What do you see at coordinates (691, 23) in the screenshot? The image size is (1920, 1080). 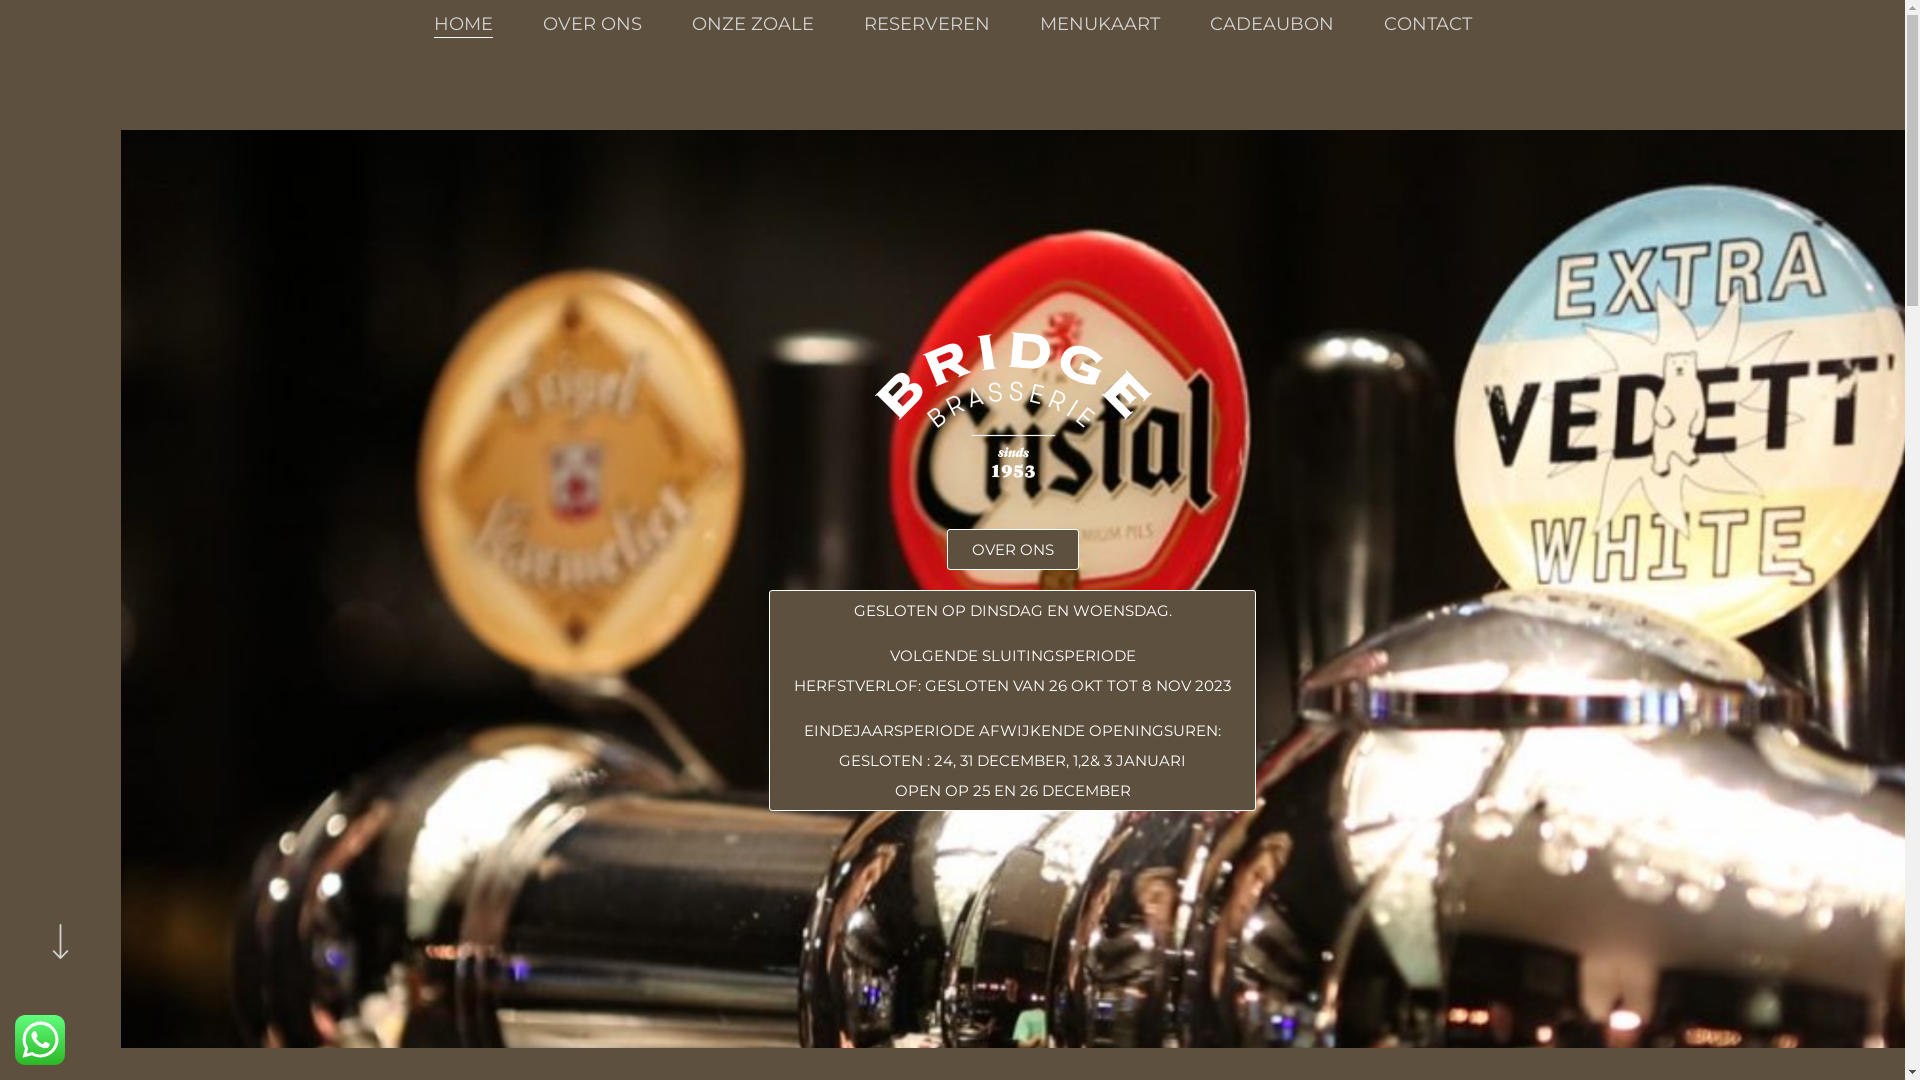 I see `'ONZE ZOALE'` at bounding box center [691, 23].